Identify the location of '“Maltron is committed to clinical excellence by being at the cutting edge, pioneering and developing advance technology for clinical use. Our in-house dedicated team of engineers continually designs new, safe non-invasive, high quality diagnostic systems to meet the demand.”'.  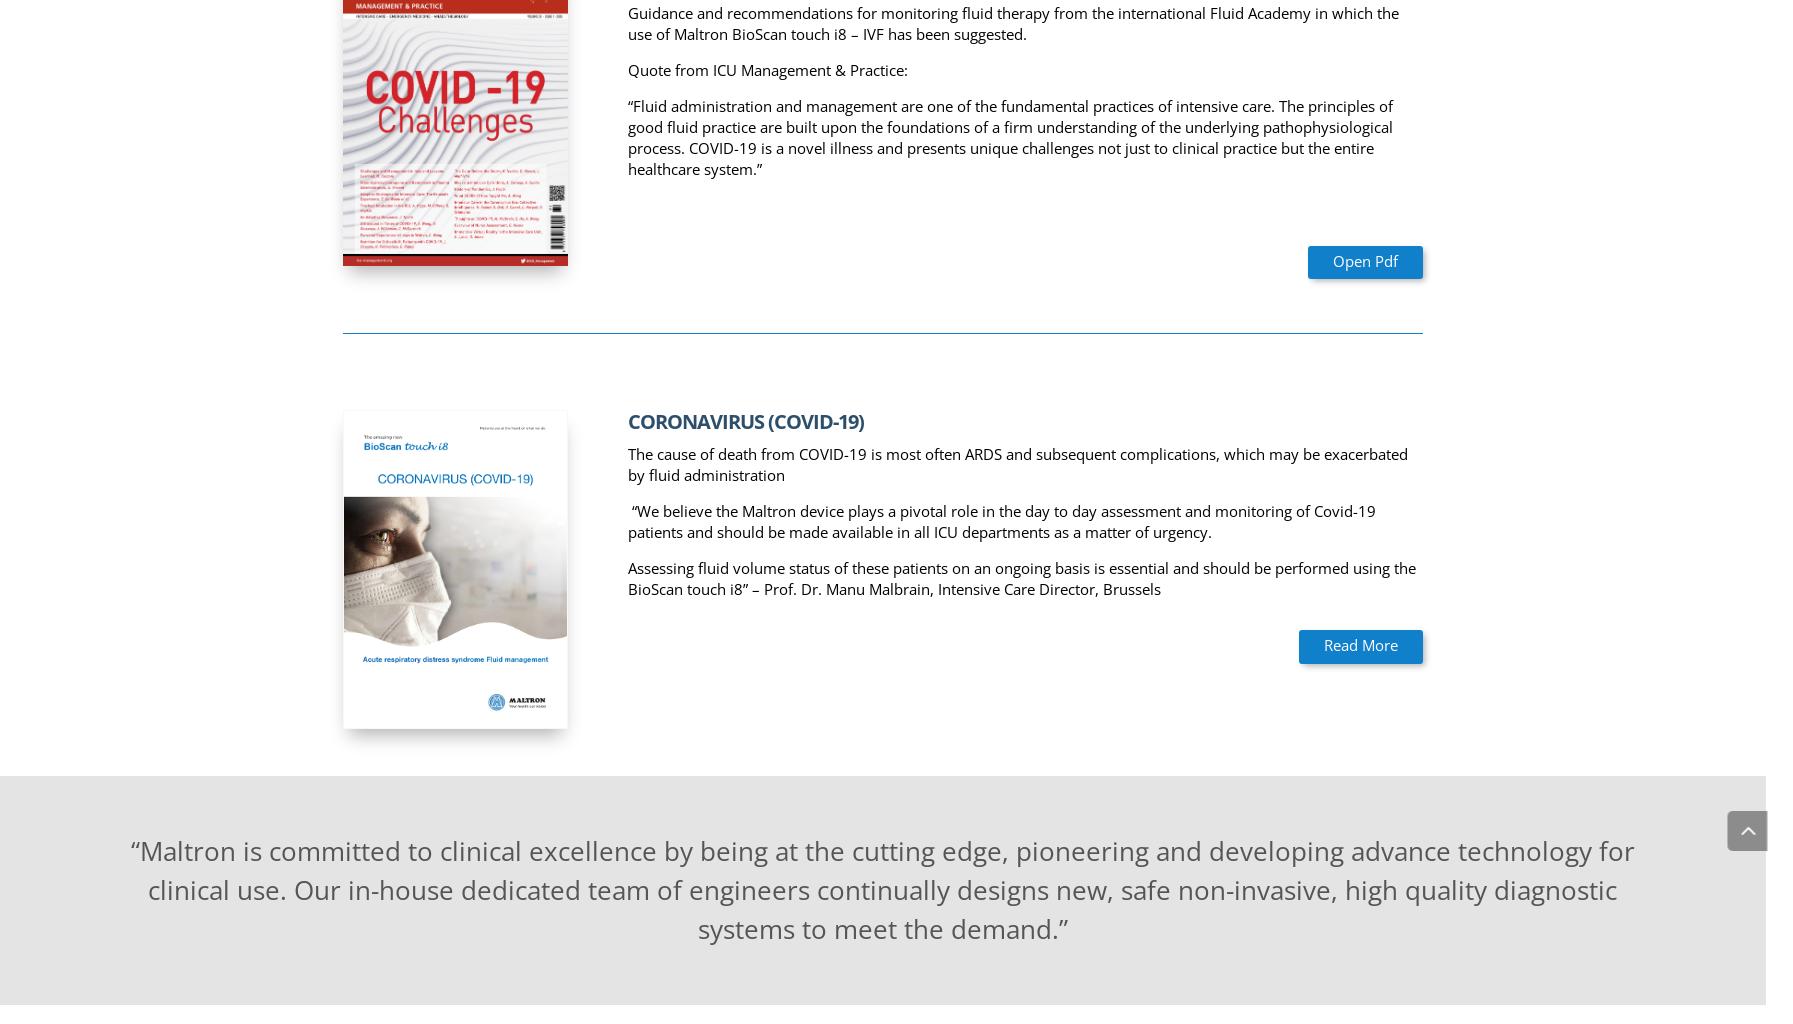
(880, 889).